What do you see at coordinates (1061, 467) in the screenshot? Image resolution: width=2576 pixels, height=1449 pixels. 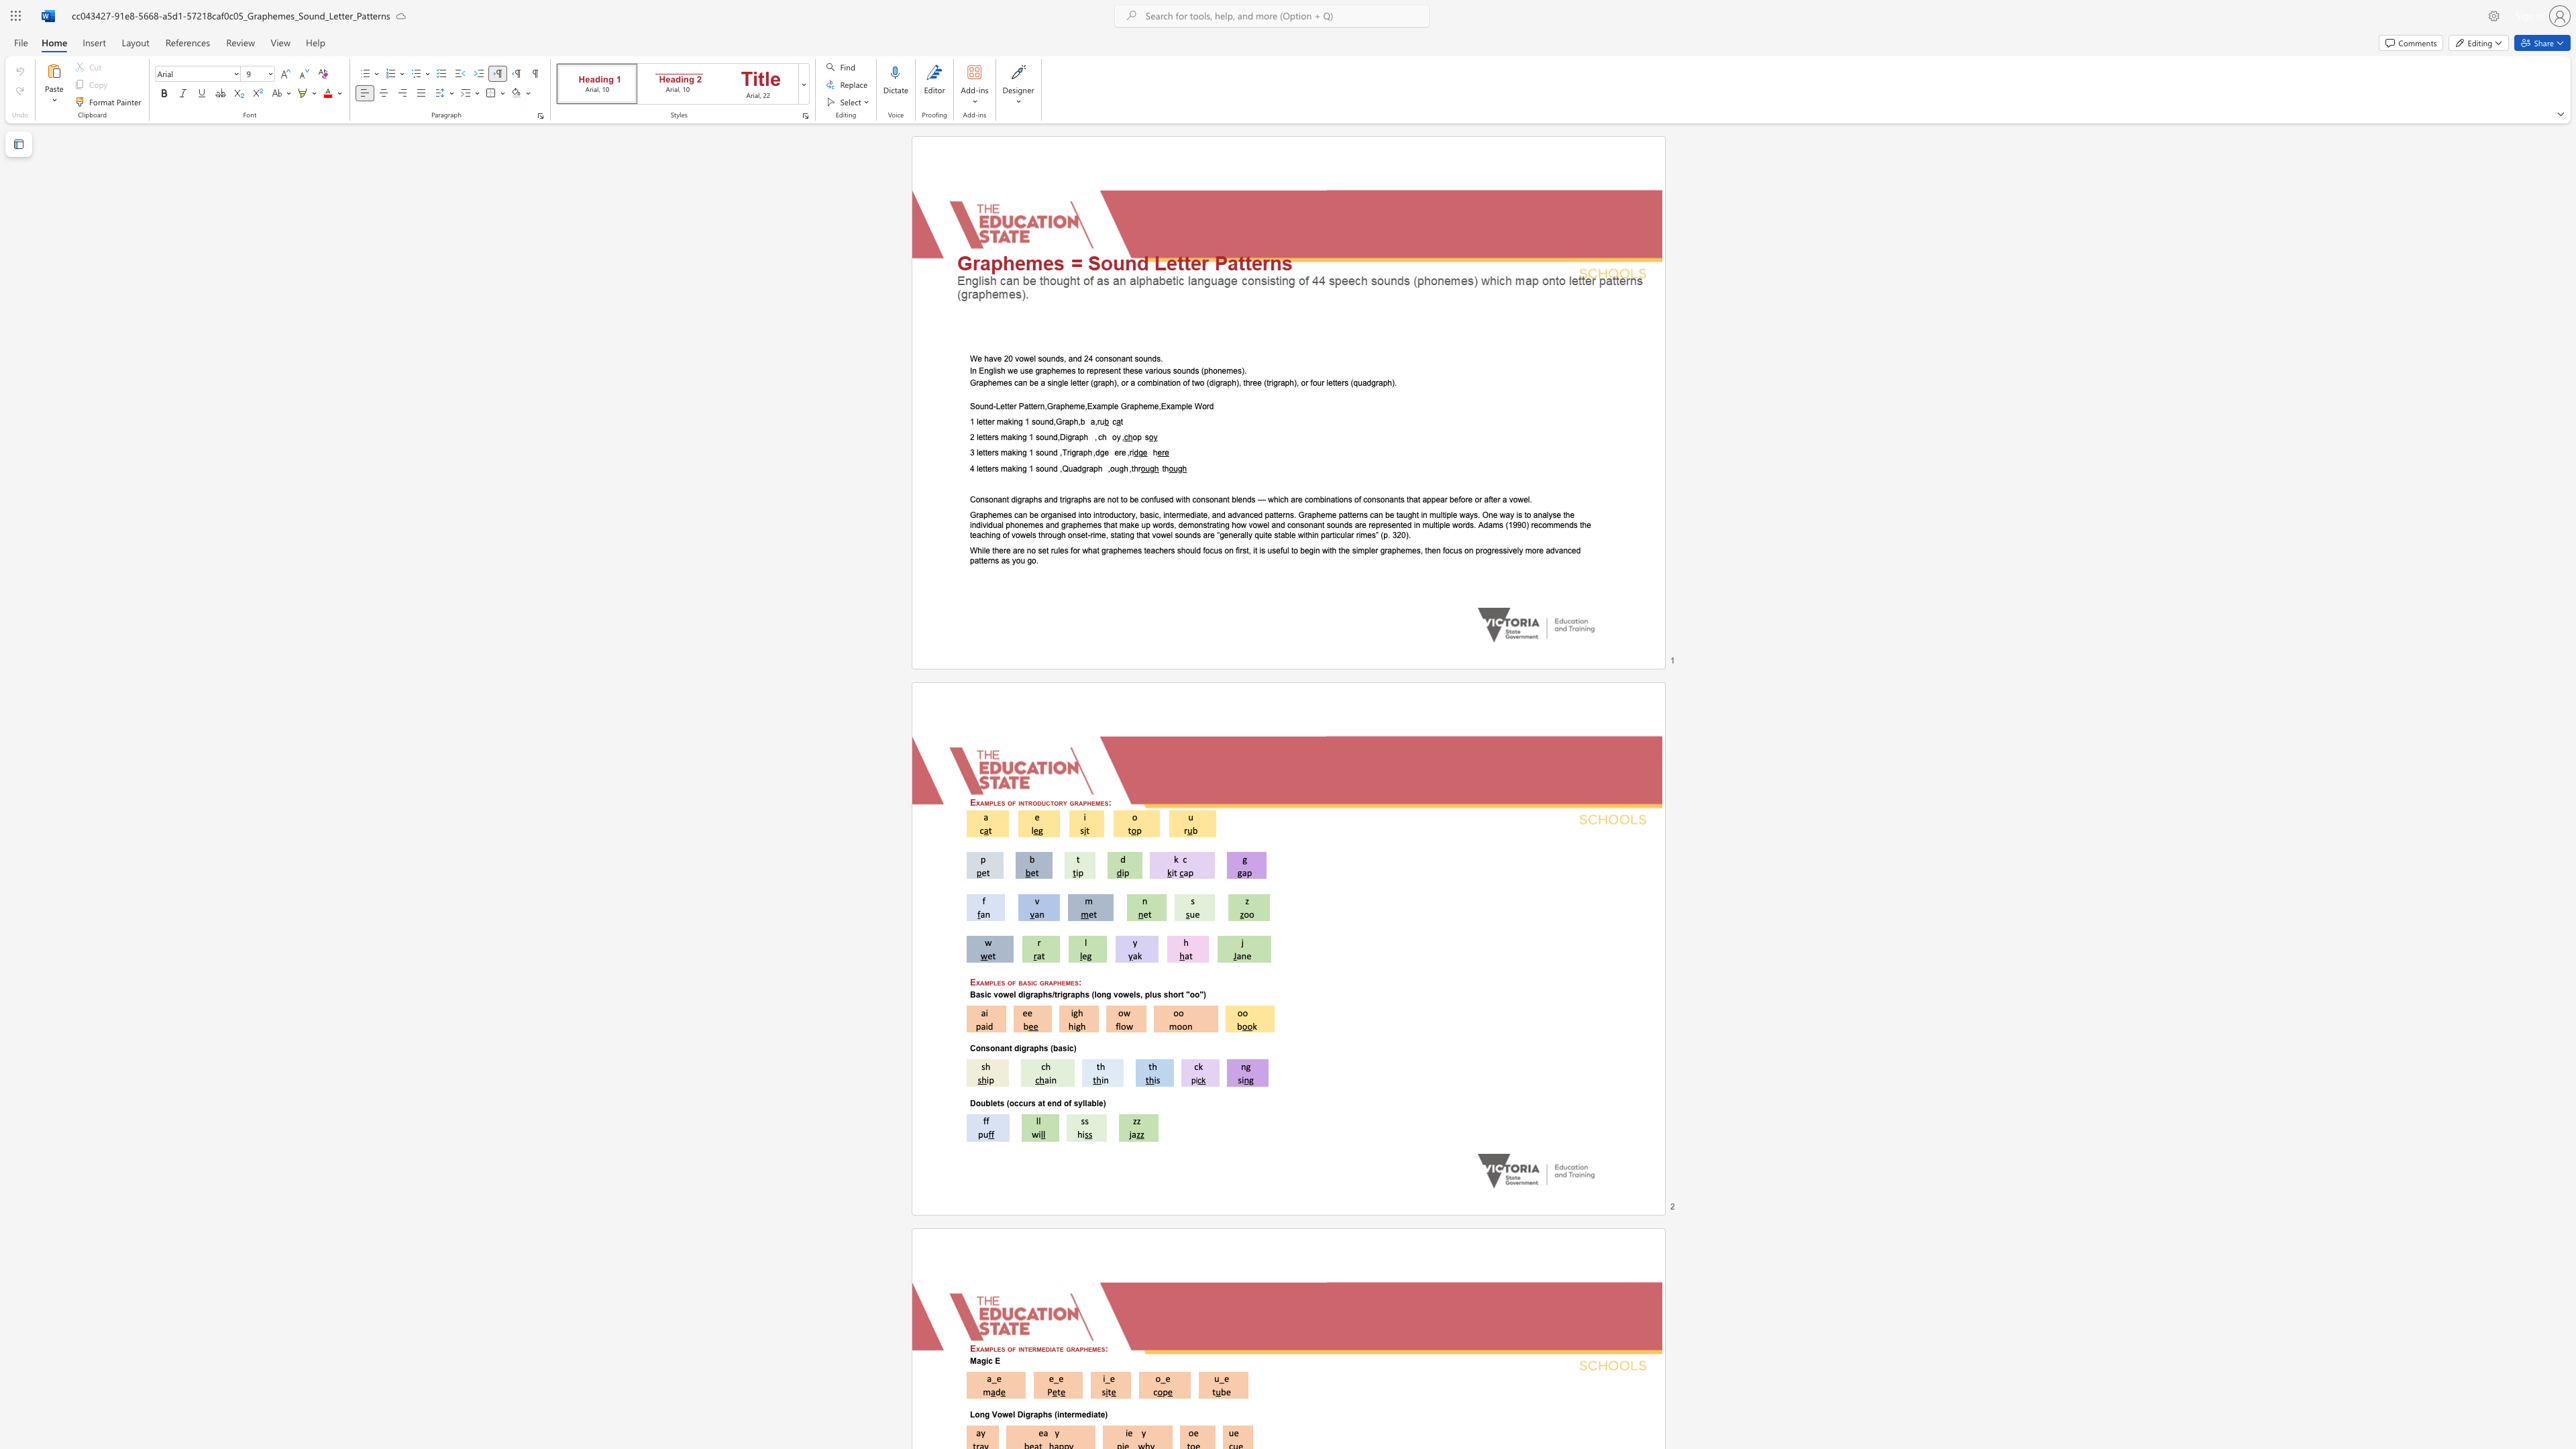 I see `the subset text "Quadgraph     ,oug" within the text "4 letters making 1 sound  ,Quadgraph     ,ough ,thr"` at bounding box center [1061, 467].